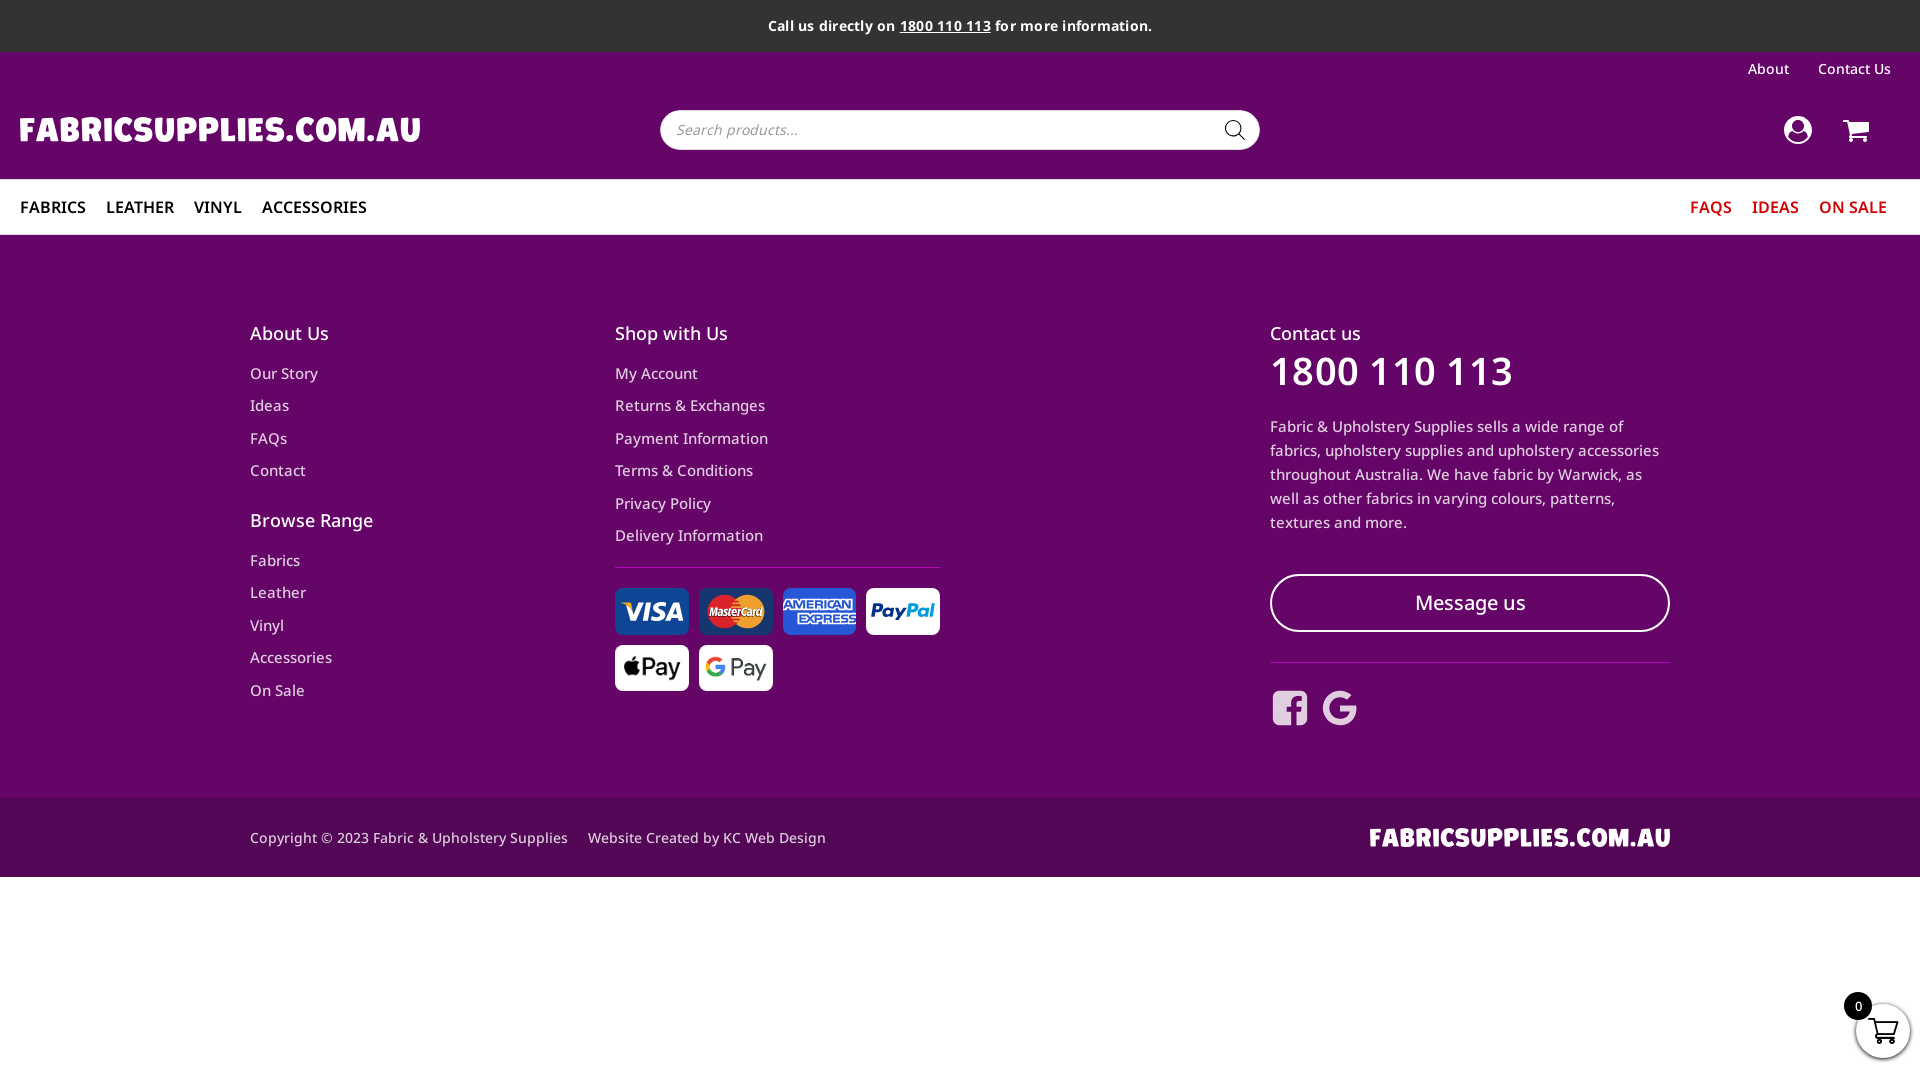  I want to click on 'Accessories', so click(290, 657).